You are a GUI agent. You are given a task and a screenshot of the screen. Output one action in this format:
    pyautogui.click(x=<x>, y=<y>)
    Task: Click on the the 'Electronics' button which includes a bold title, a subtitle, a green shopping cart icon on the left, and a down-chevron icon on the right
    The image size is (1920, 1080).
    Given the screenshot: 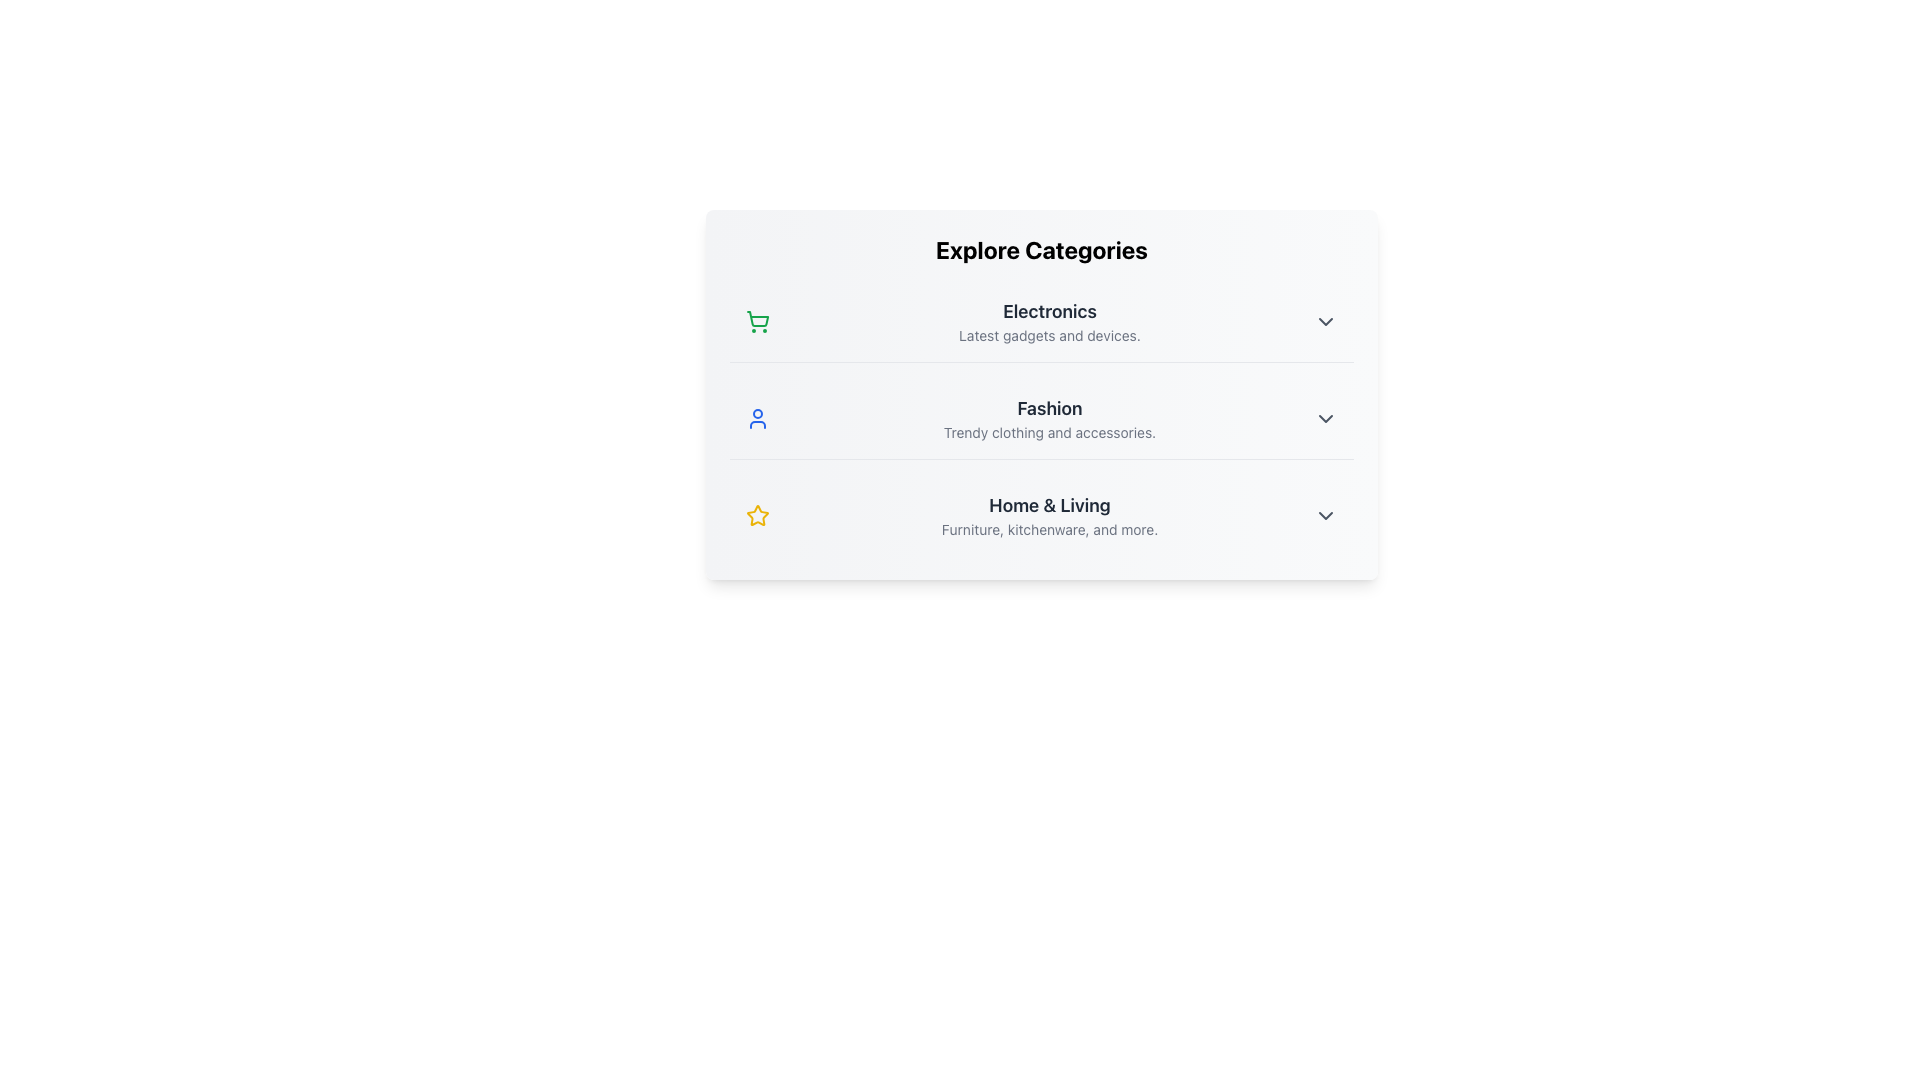 What is the action you would take?
    pyautogui.click(x=1040, y=320)
    